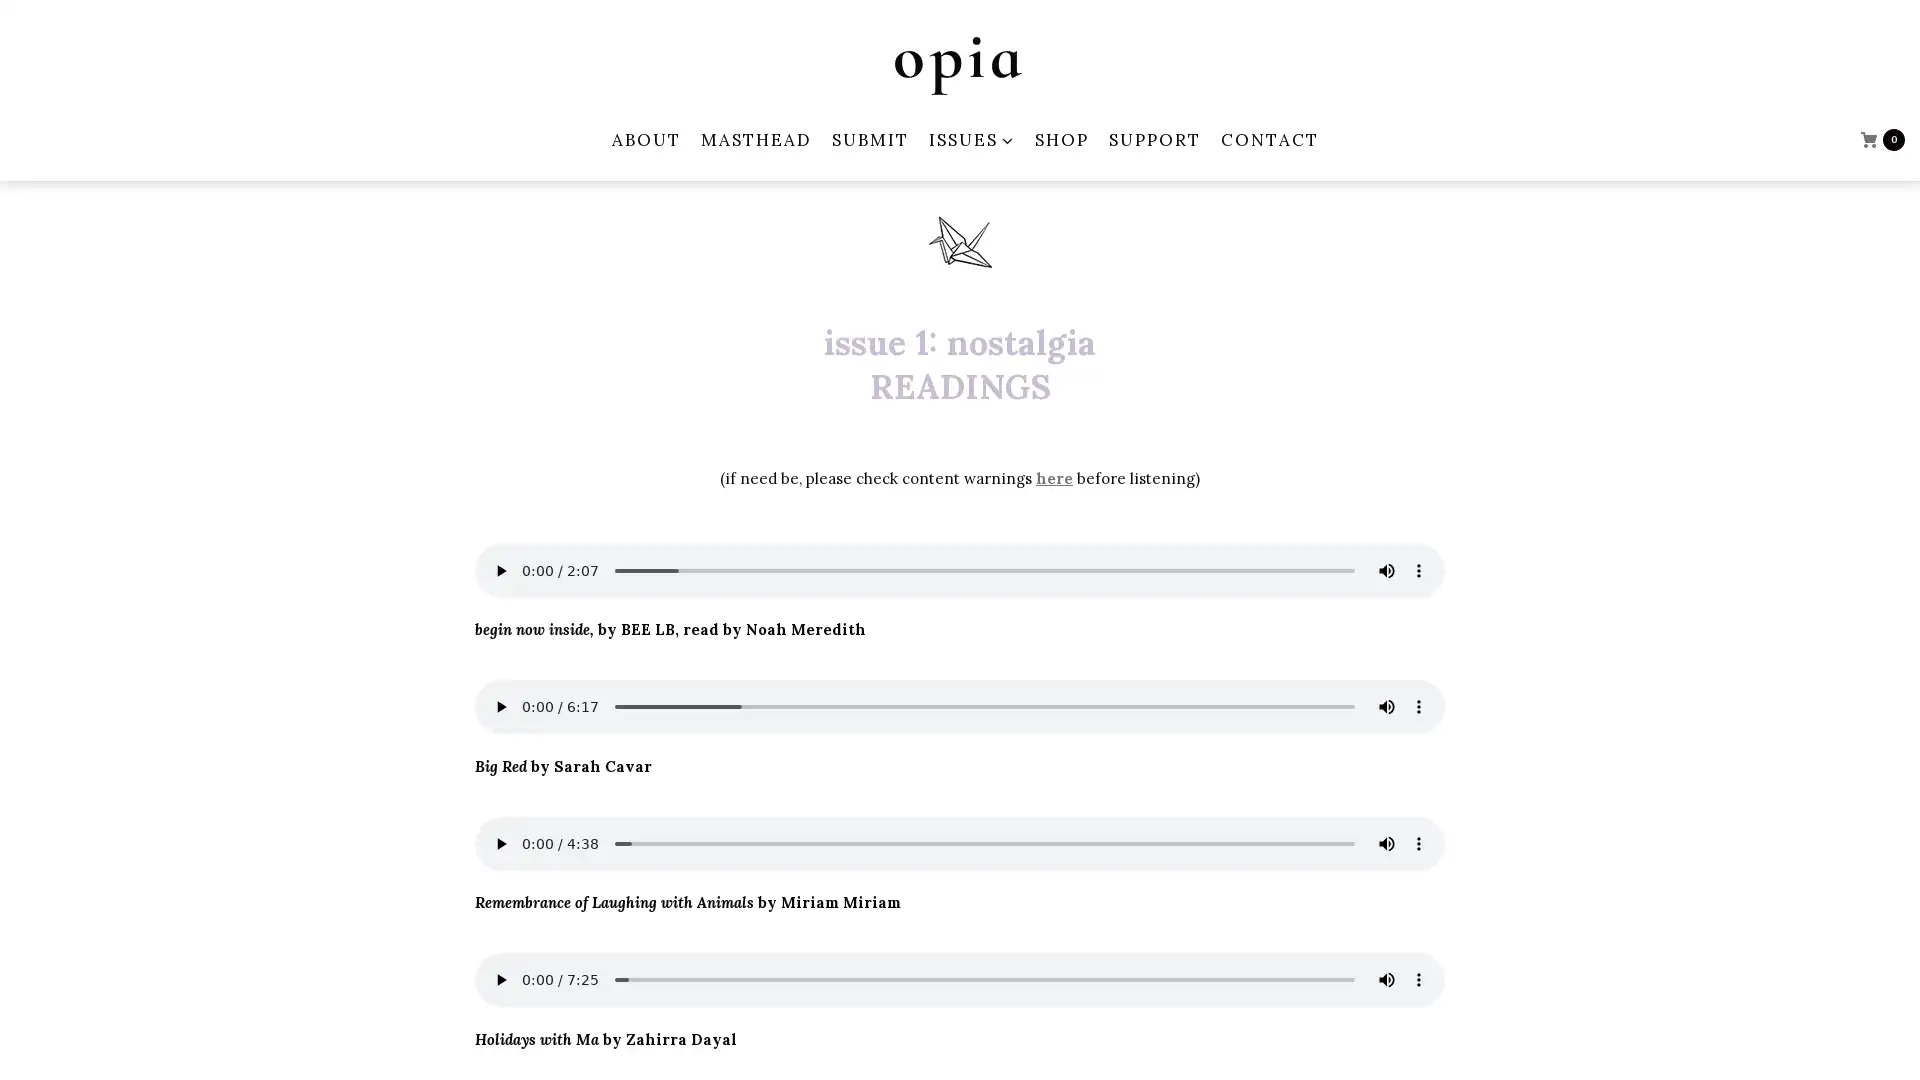  What do you see at coordinates (1418, 843) in the screenshot?
I see `show more media controls` at bounding box center [1418, 843].